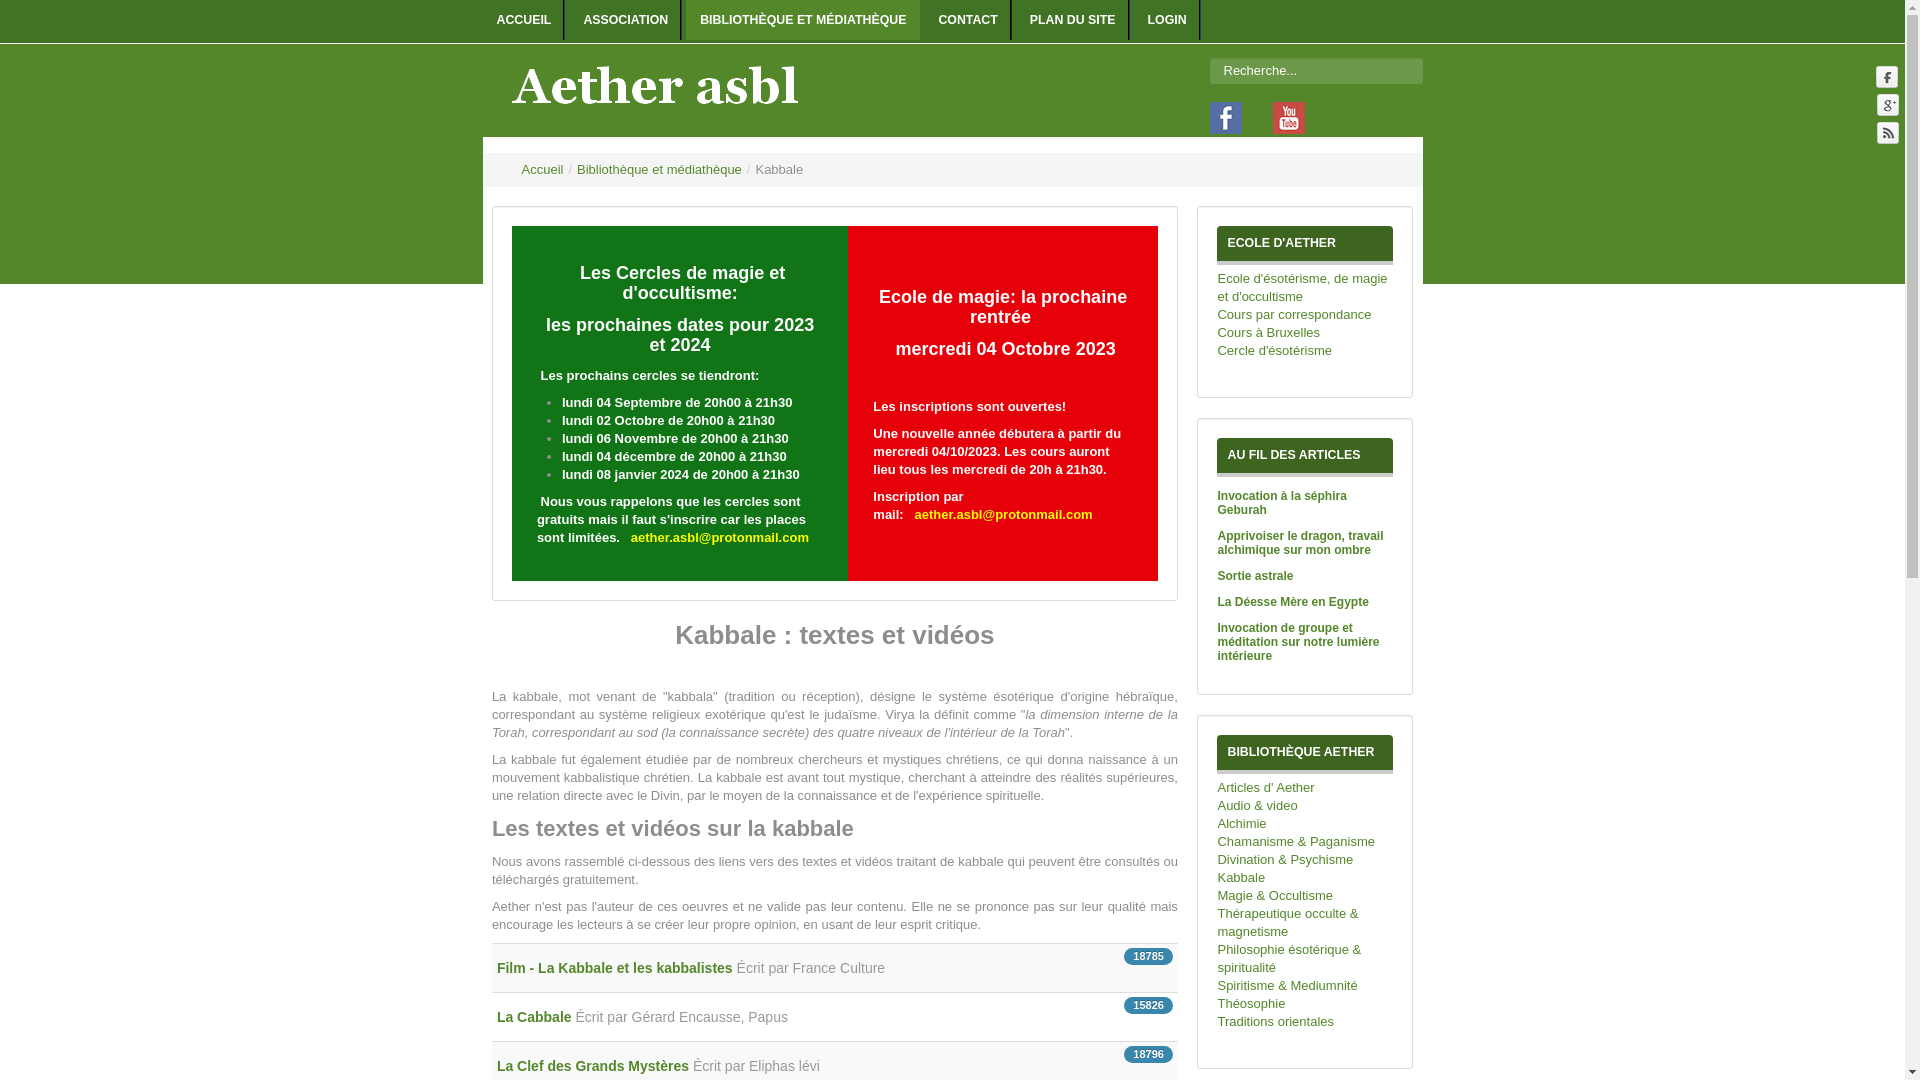 The width and height of the screenshot is (1920, 1080). Describe the element at coordinates (1875, 104) in the screenshot. I see `'Google'` at that location.